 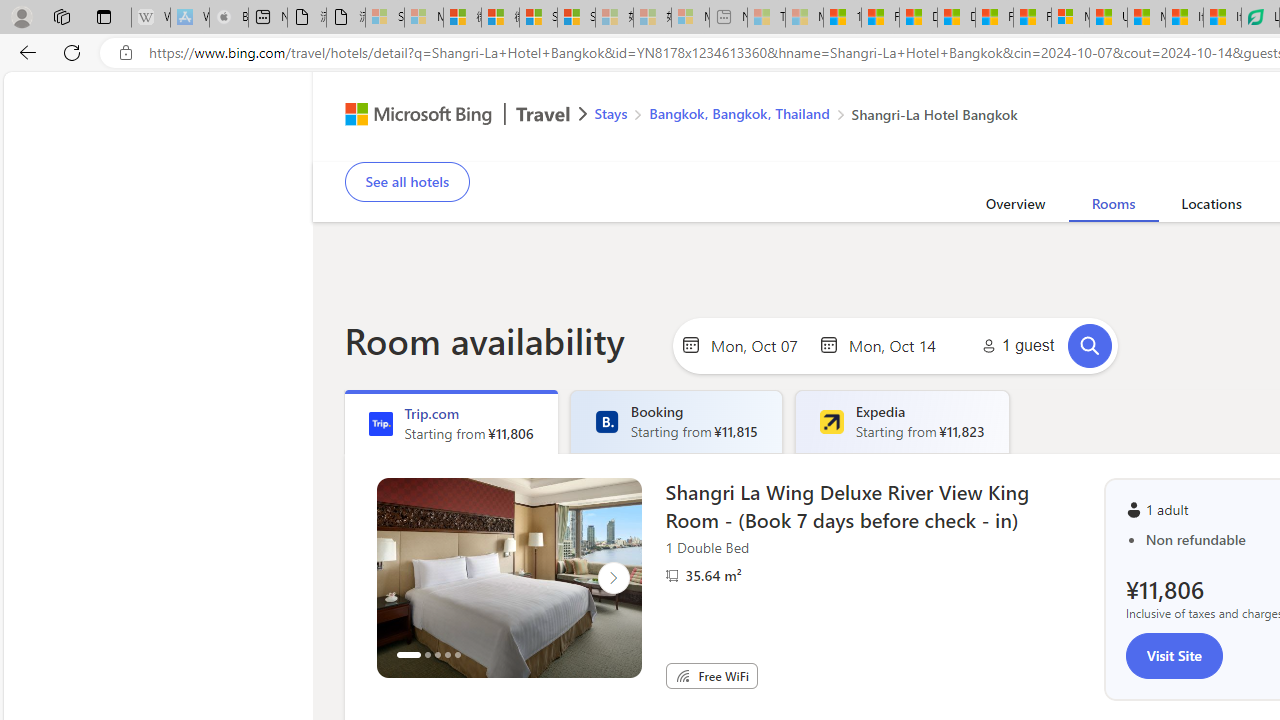 What do you see at coordinates (1032, 17) in the screenshot?
I see `'Foo BAR | Trusted Community Engagement and Contributions'` at bounding box center [1032, 17].